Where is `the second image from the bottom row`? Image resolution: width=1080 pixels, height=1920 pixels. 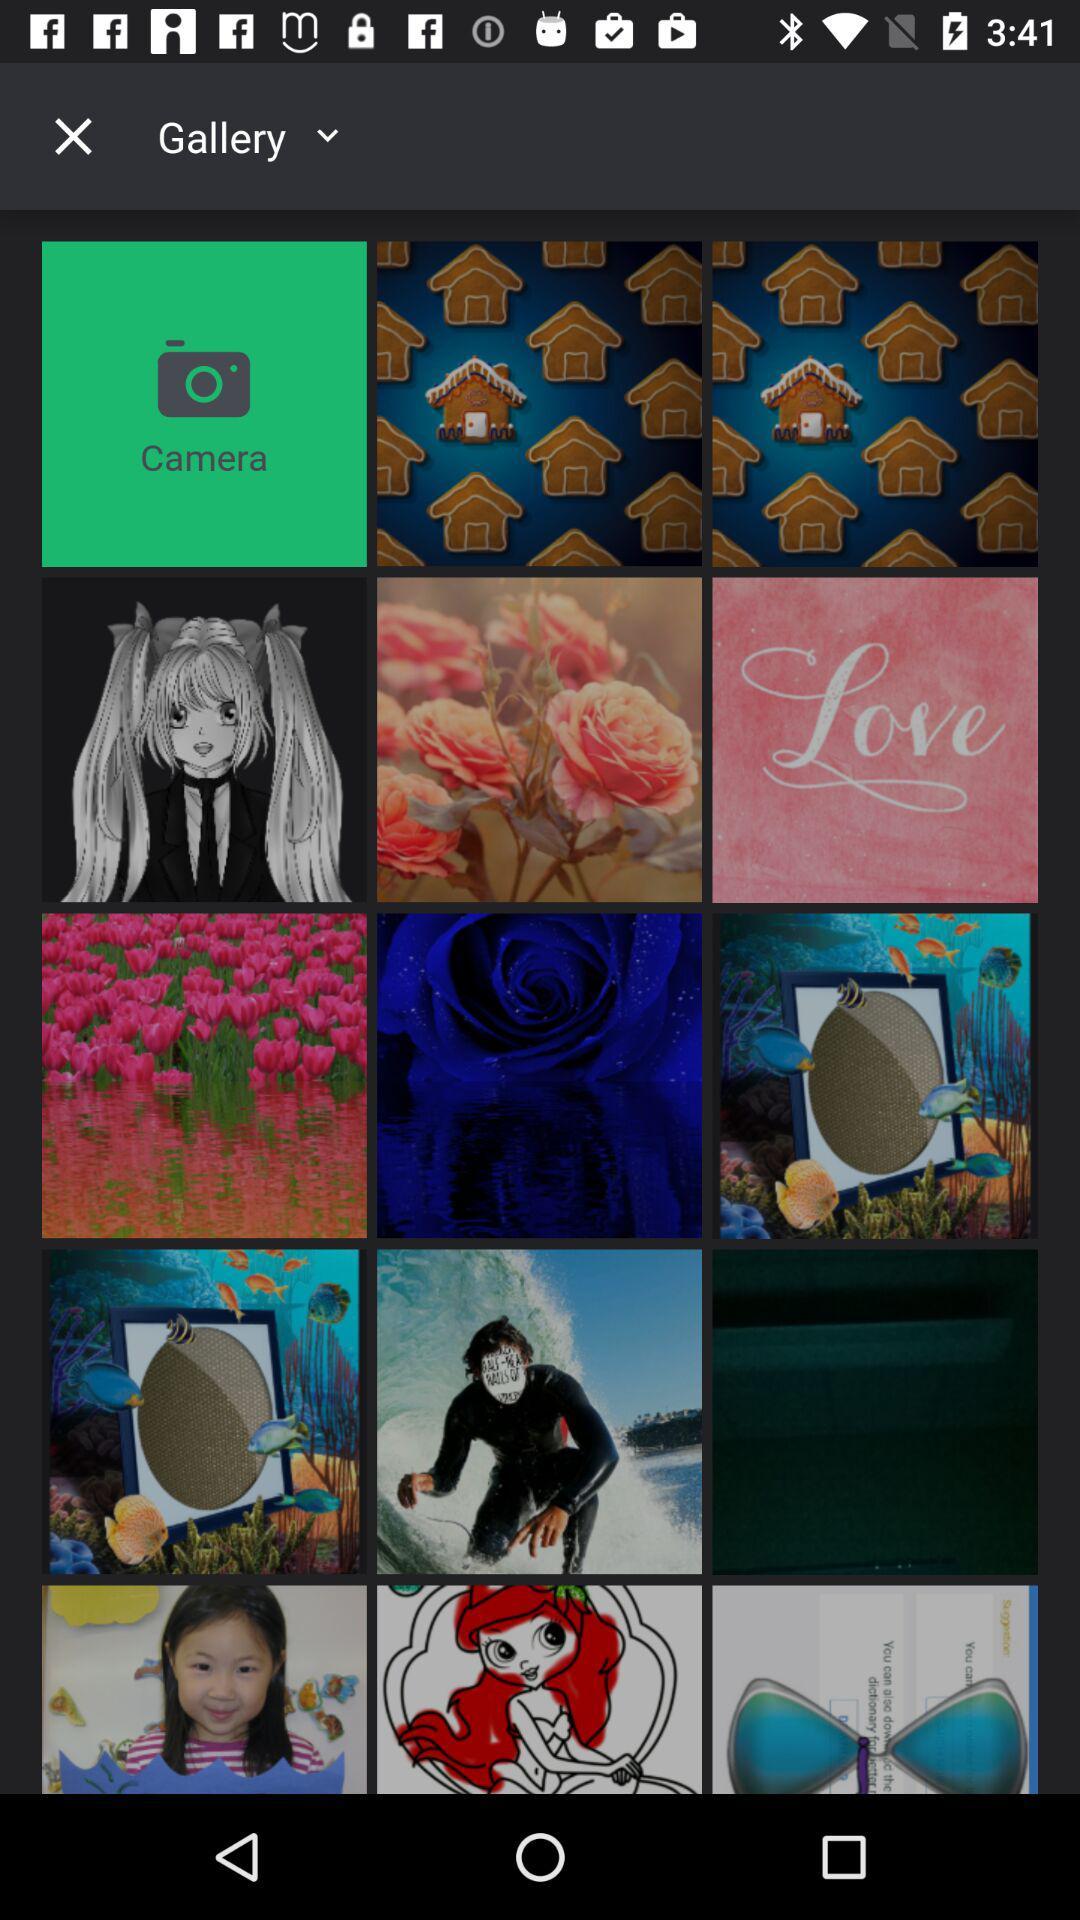
the second image from the bottom row is located at coordinates (538, 1688).